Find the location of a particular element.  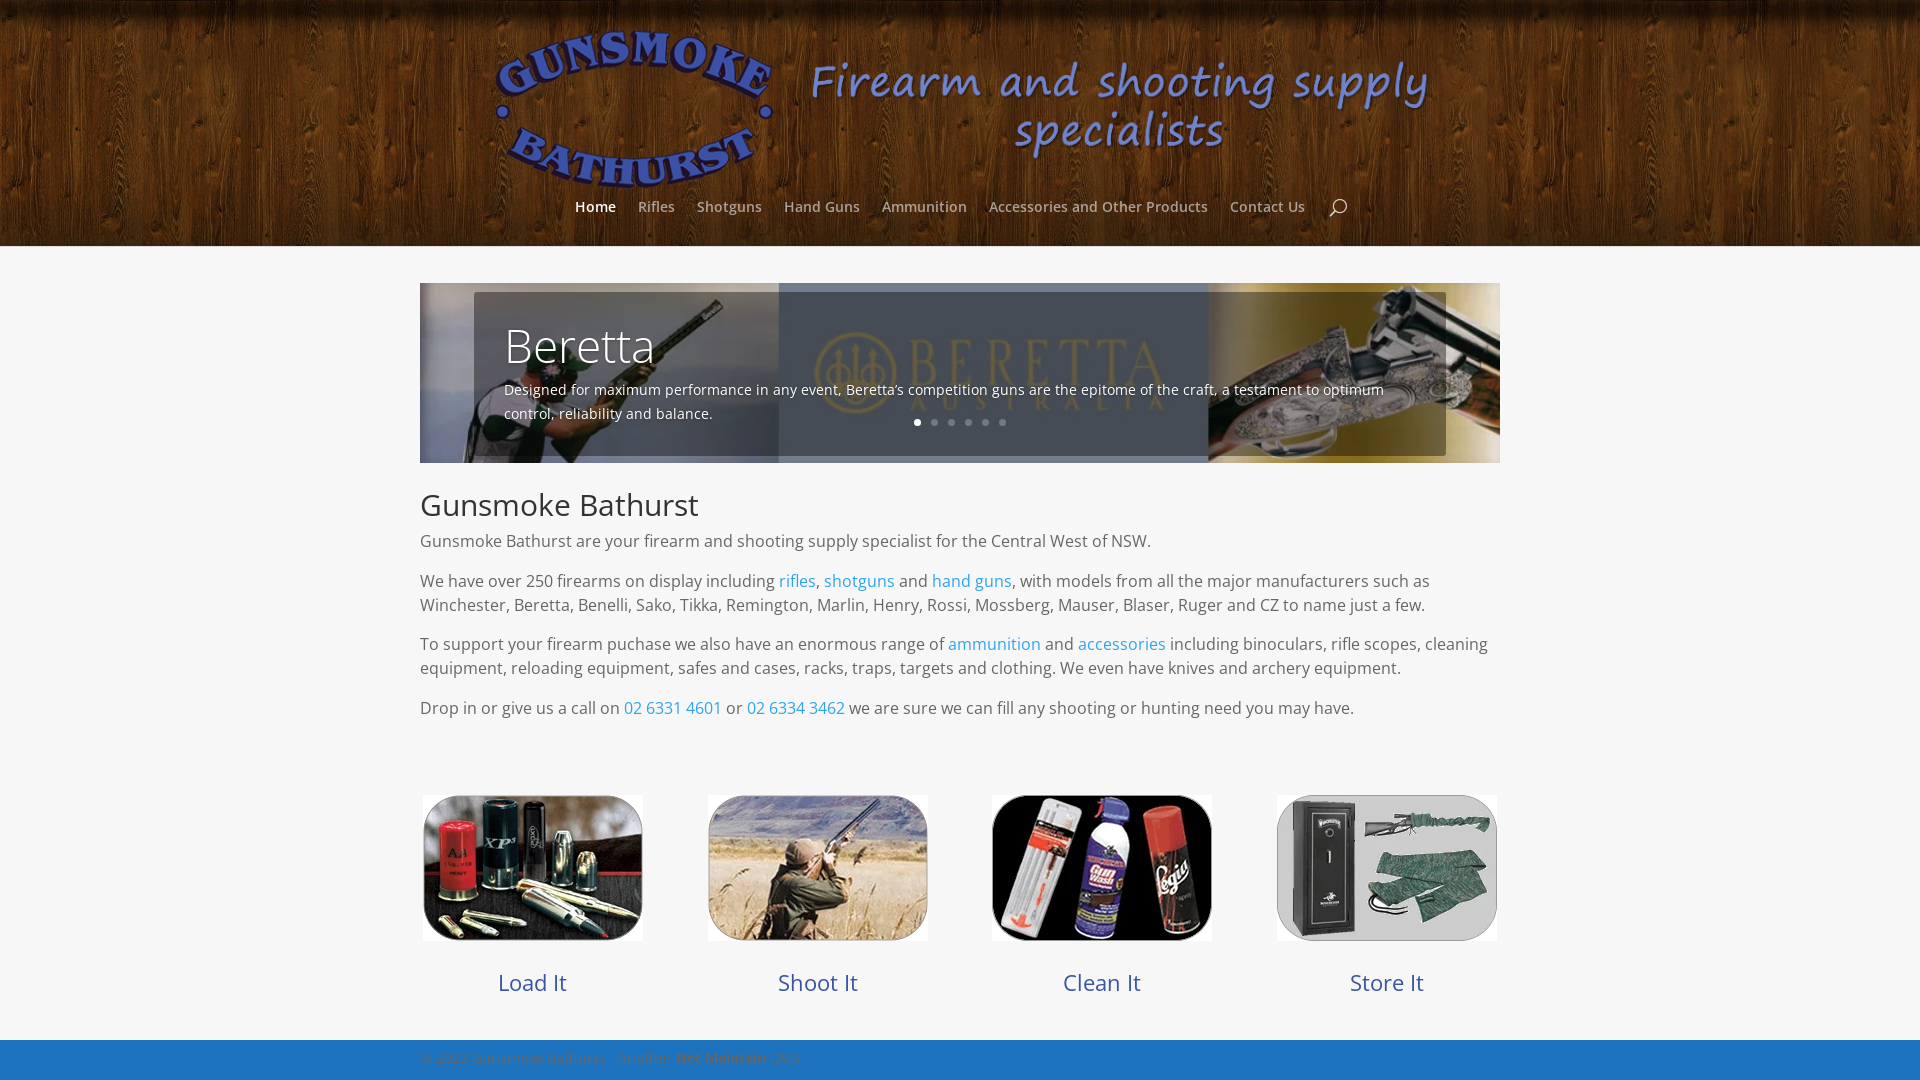

'Contact Us' is located at coordinates (1266, 223).